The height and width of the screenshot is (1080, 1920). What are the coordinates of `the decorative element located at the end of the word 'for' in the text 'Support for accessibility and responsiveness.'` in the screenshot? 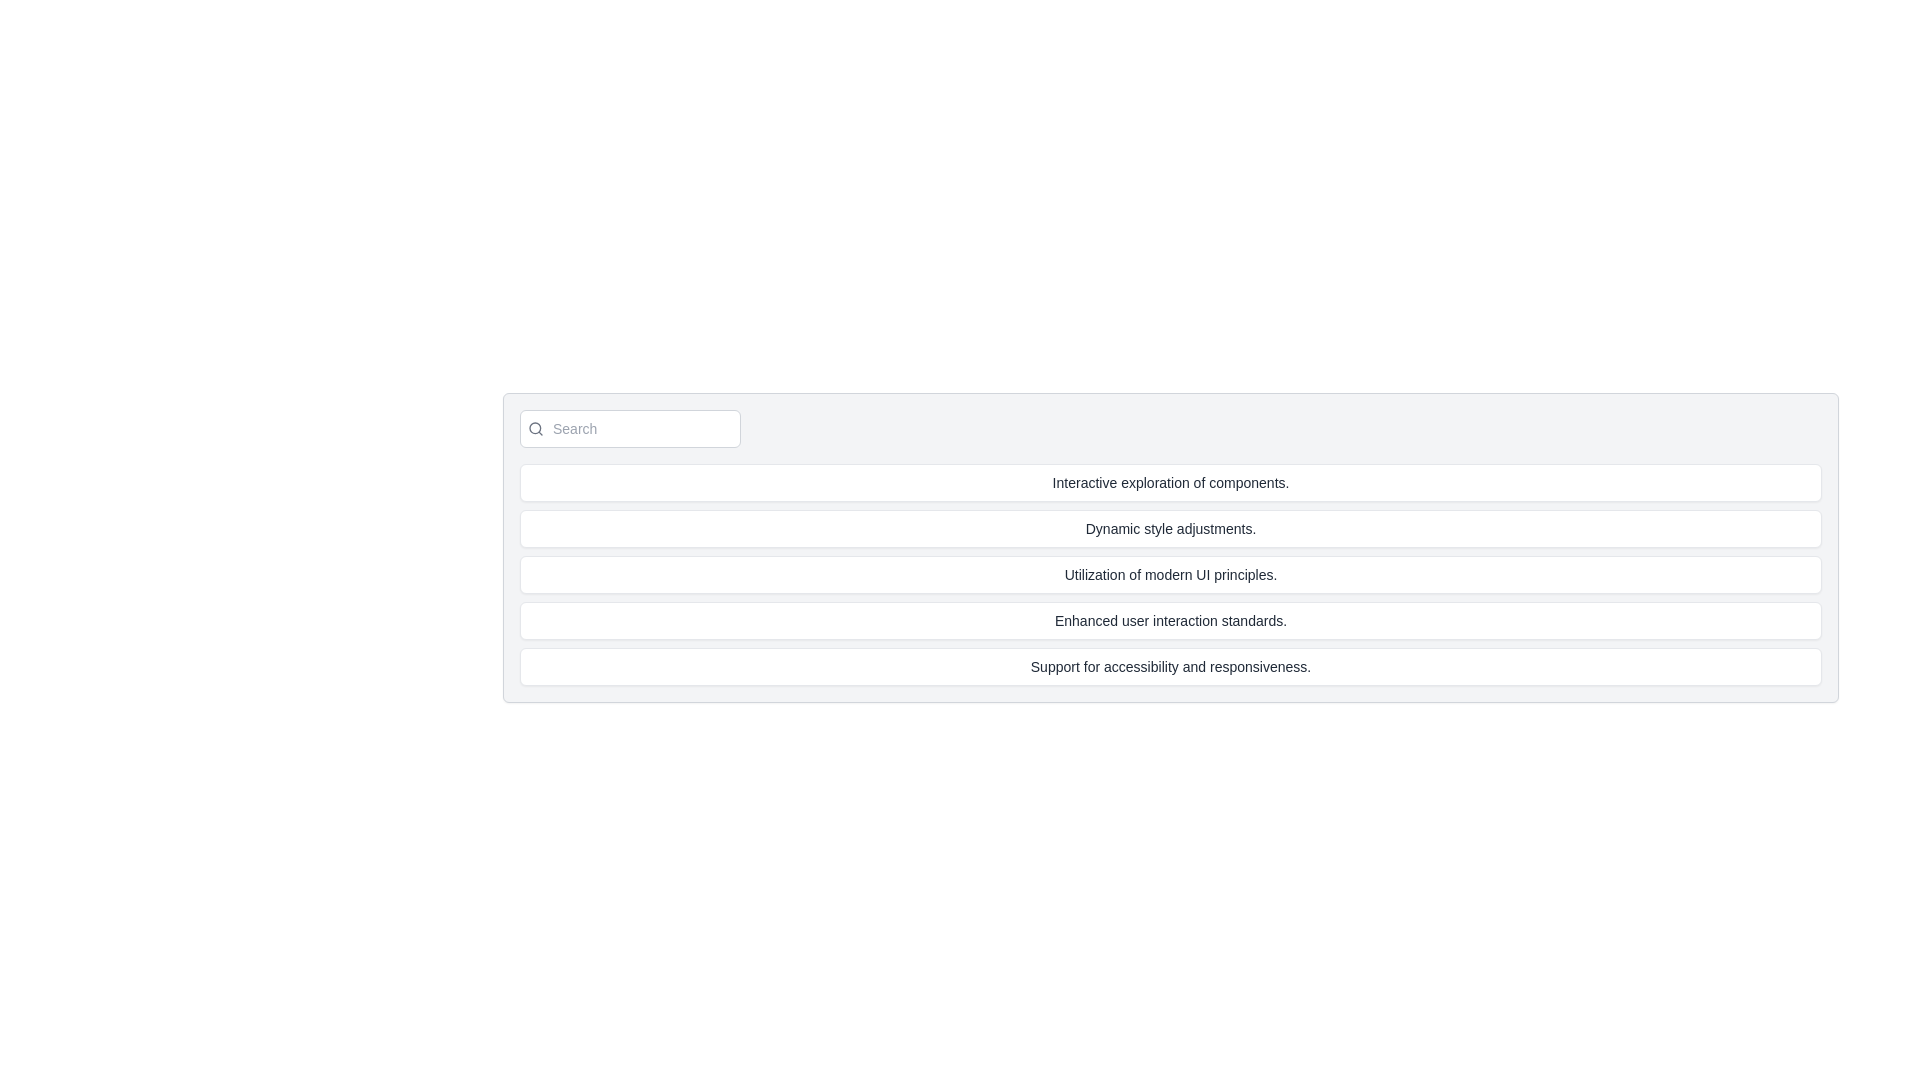 It's located at (1080, 667).